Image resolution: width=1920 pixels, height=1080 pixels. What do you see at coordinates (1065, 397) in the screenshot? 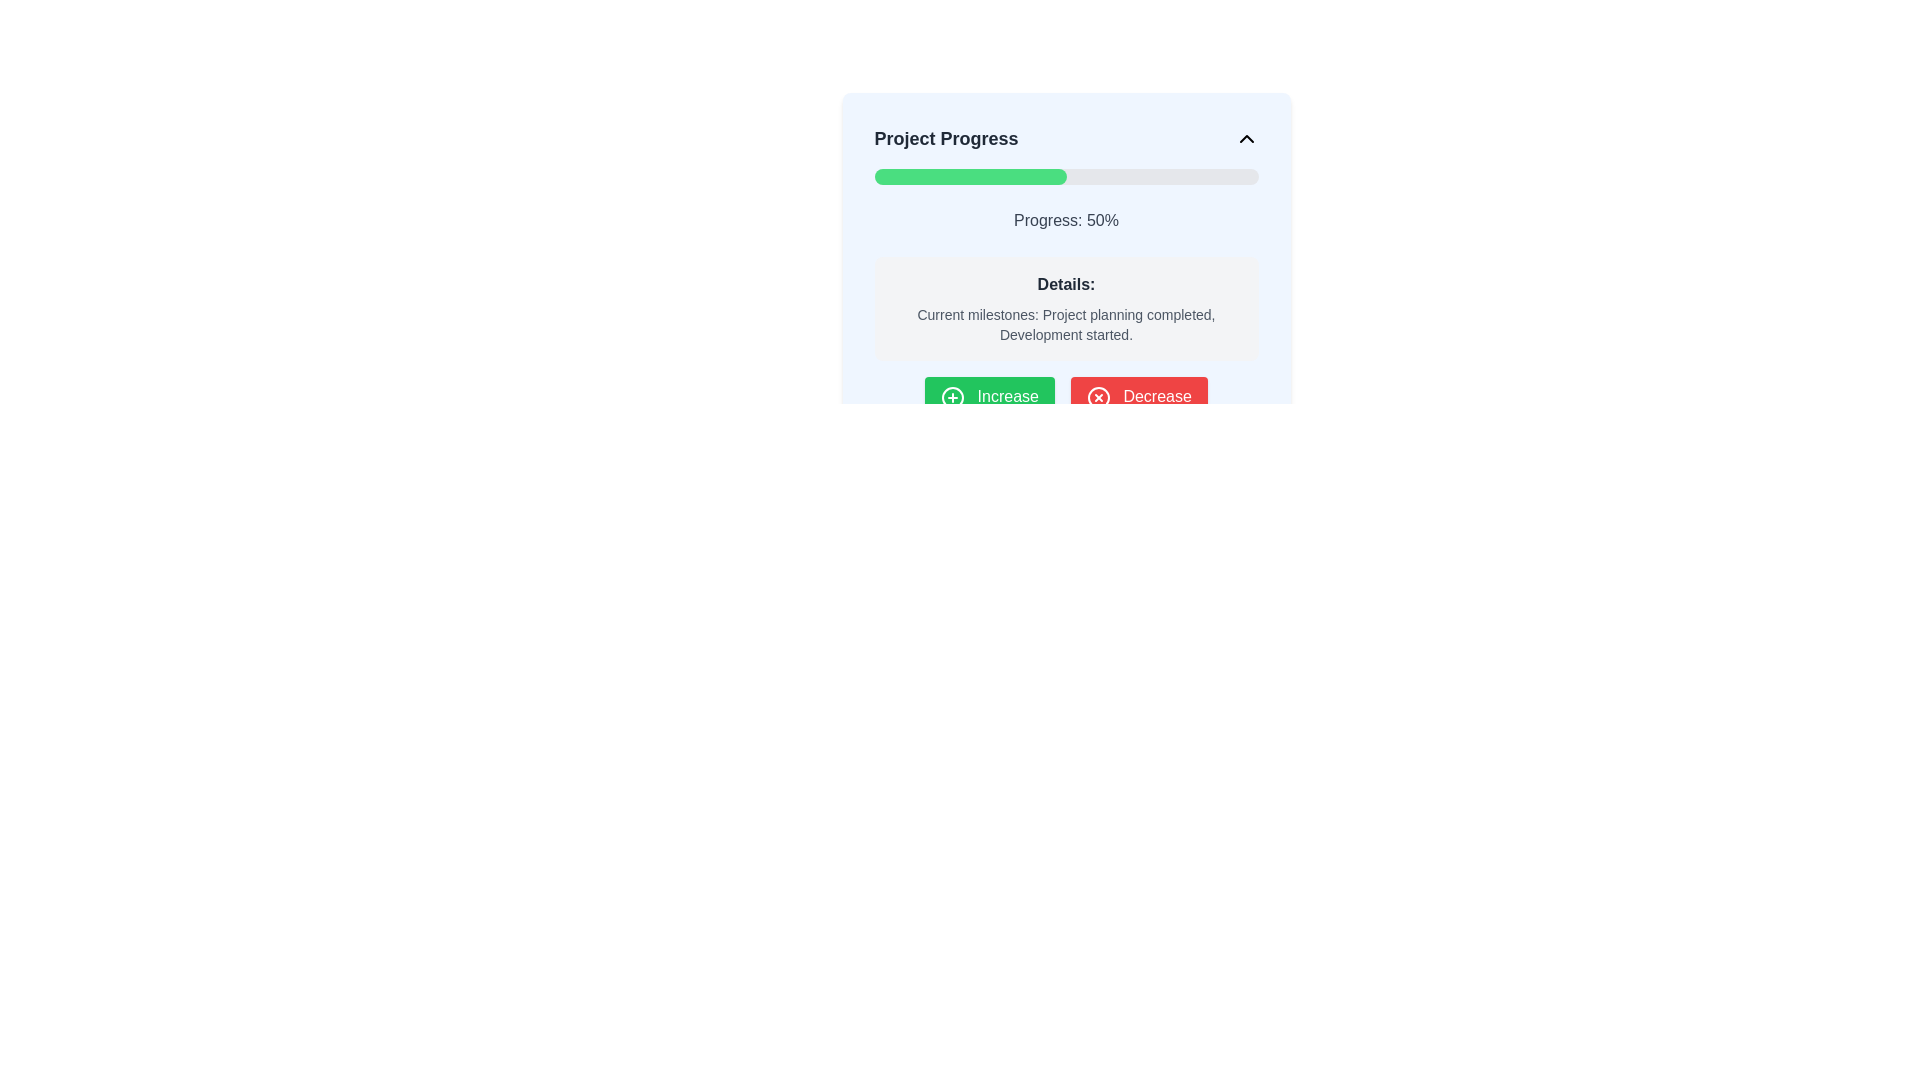
I see `the 'Decrease' button in the Horizontal button group located near the bottom of the 'Project Progress' section` at bounding box center [1065, 397].